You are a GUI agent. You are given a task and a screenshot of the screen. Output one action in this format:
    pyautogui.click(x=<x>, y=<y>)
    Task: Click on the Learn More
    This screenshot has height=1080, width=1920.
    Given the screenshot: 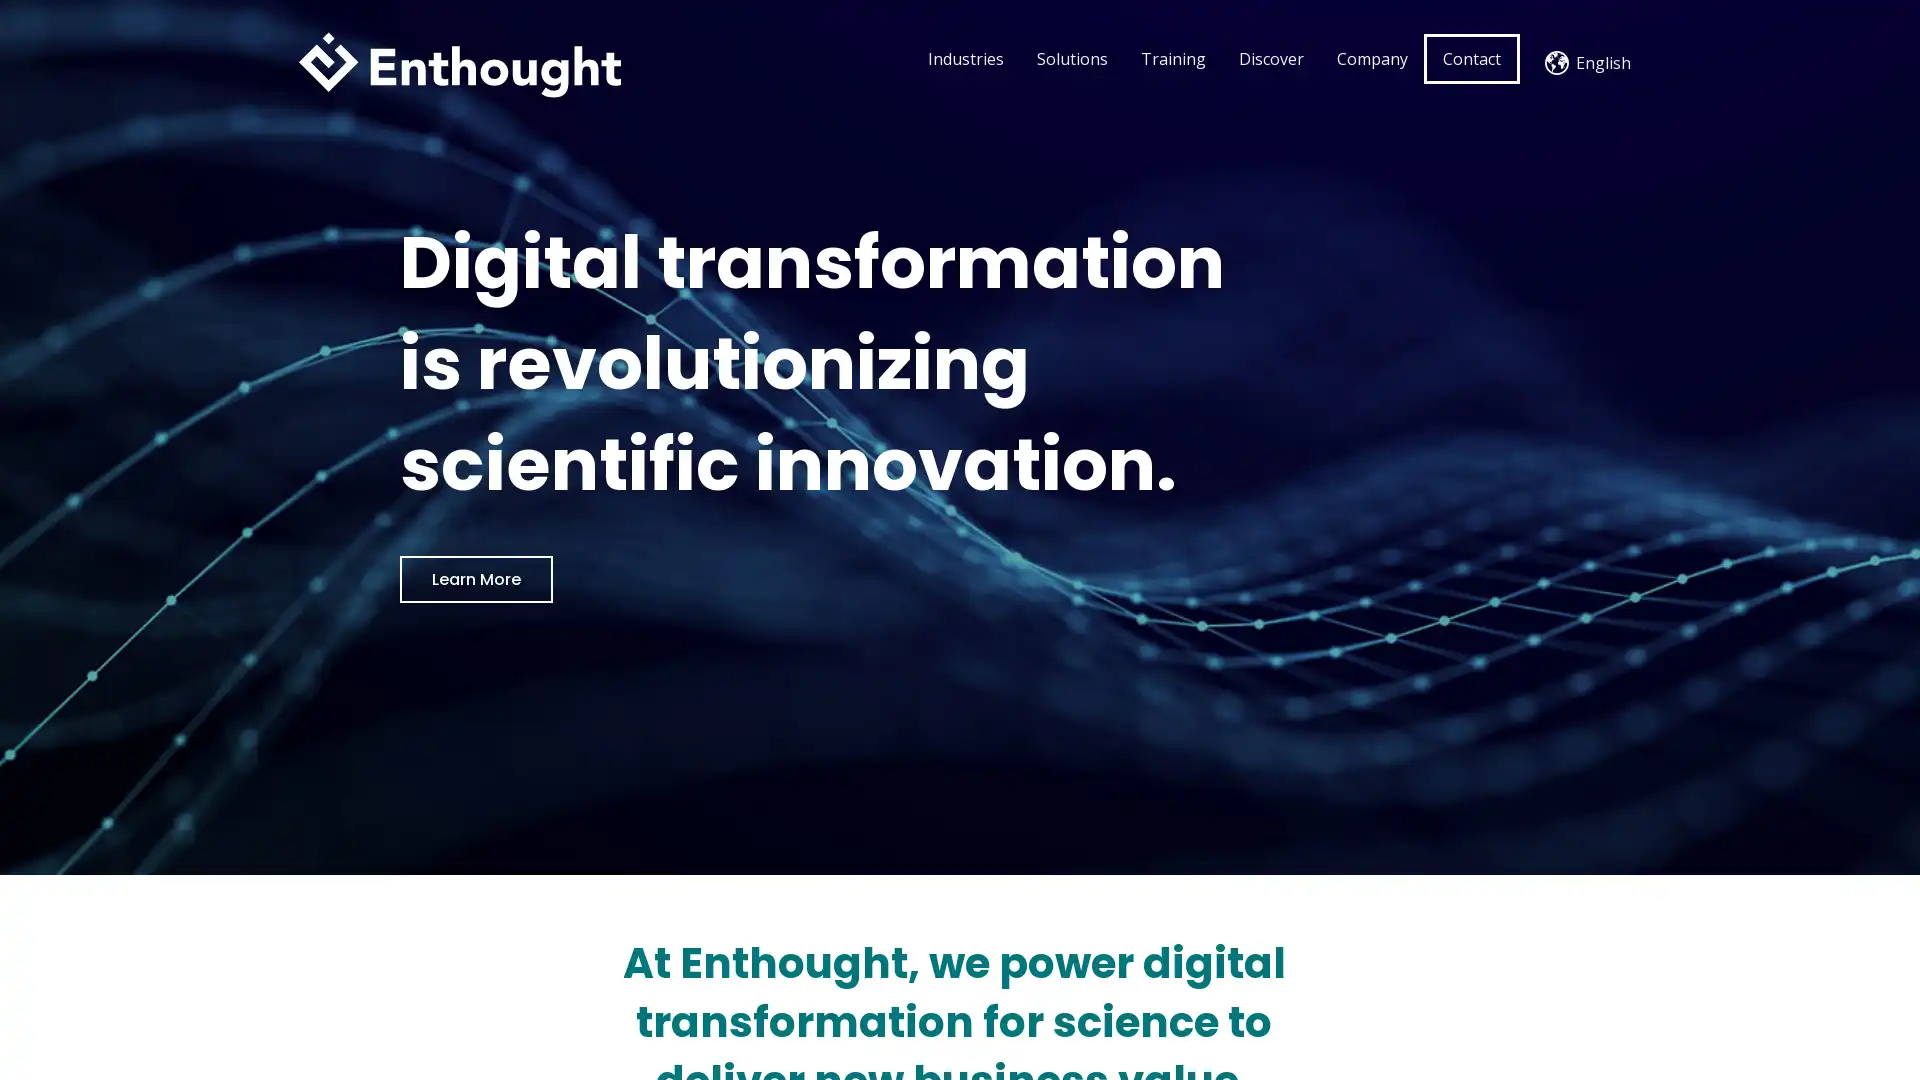 What is the action you would take?
    pyautogui.click(x=475, y=578)
    